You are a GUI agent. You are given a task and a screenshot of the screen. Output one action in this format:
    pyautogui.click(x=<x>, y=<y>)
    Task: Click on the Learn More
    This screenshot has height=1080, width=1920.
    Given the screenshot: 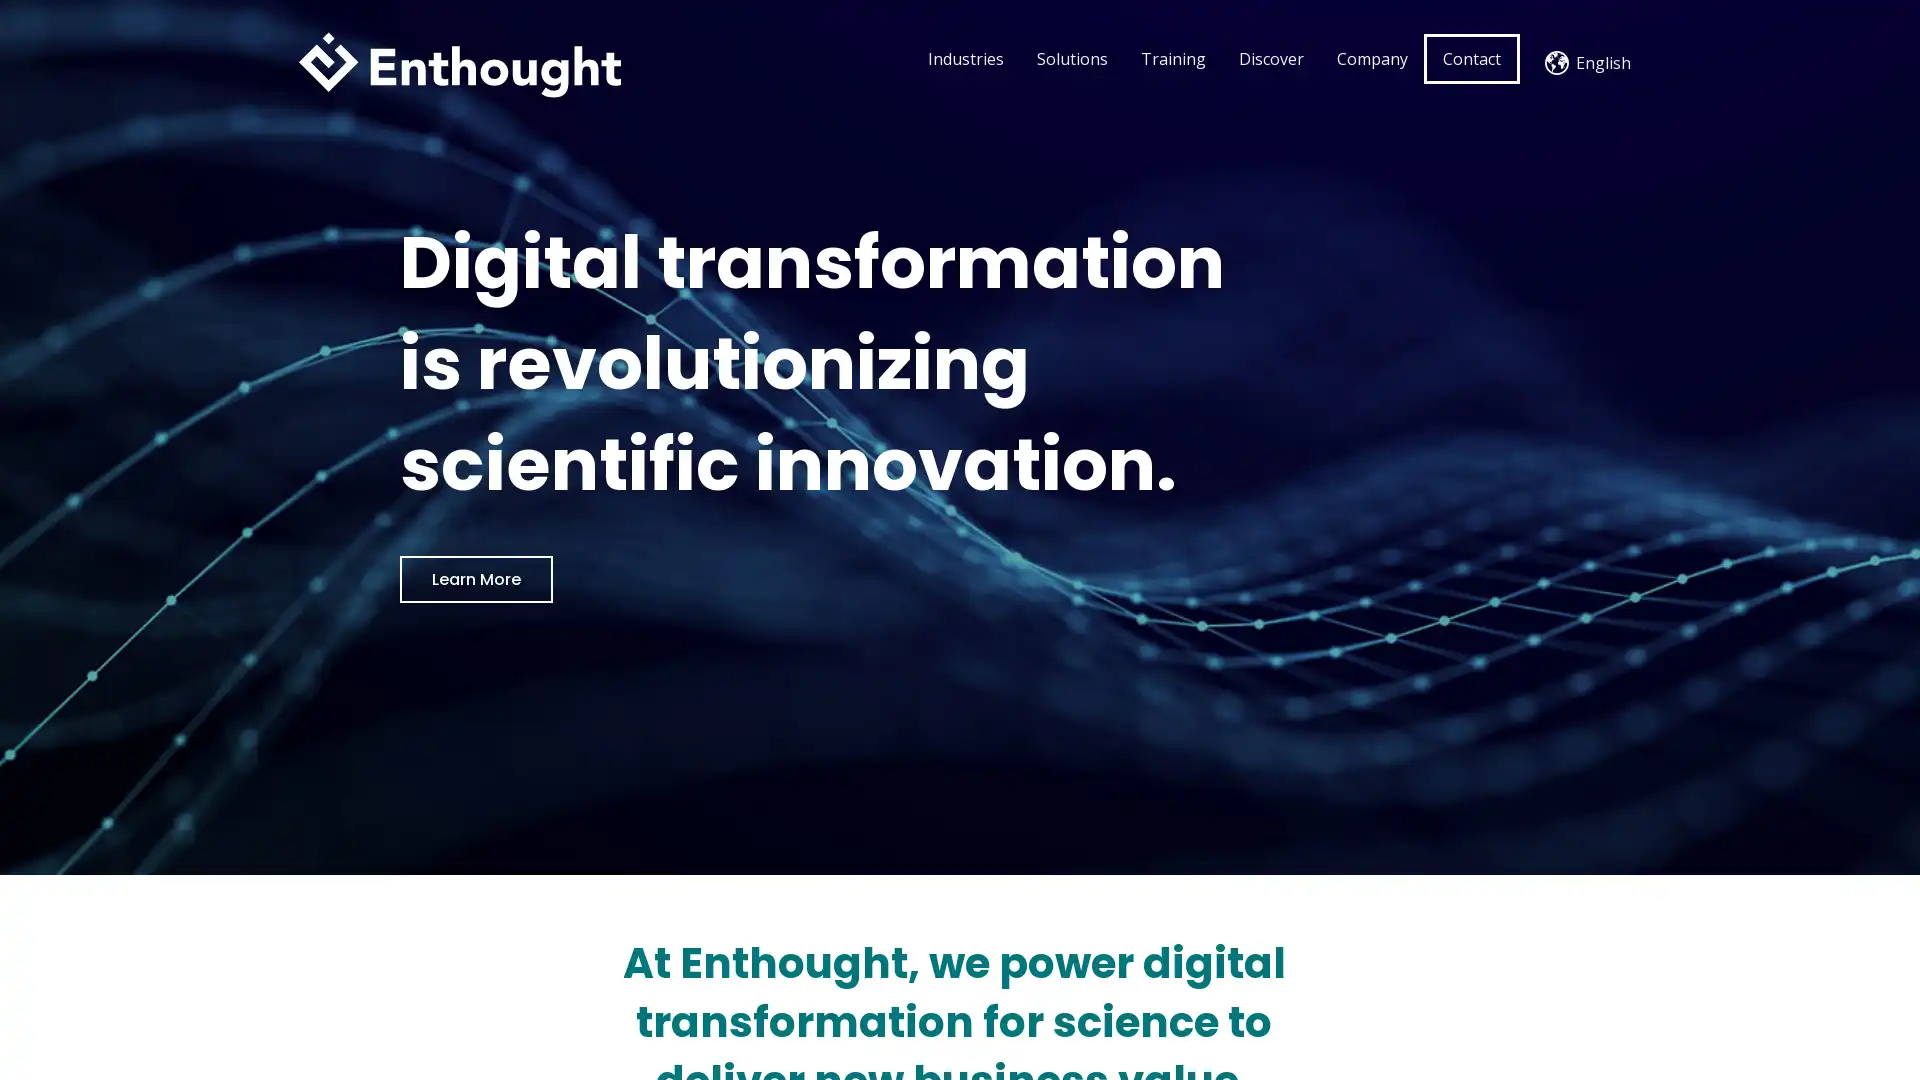 What is the action you would take?
    pyautogui.click(x=475, y=578)
    